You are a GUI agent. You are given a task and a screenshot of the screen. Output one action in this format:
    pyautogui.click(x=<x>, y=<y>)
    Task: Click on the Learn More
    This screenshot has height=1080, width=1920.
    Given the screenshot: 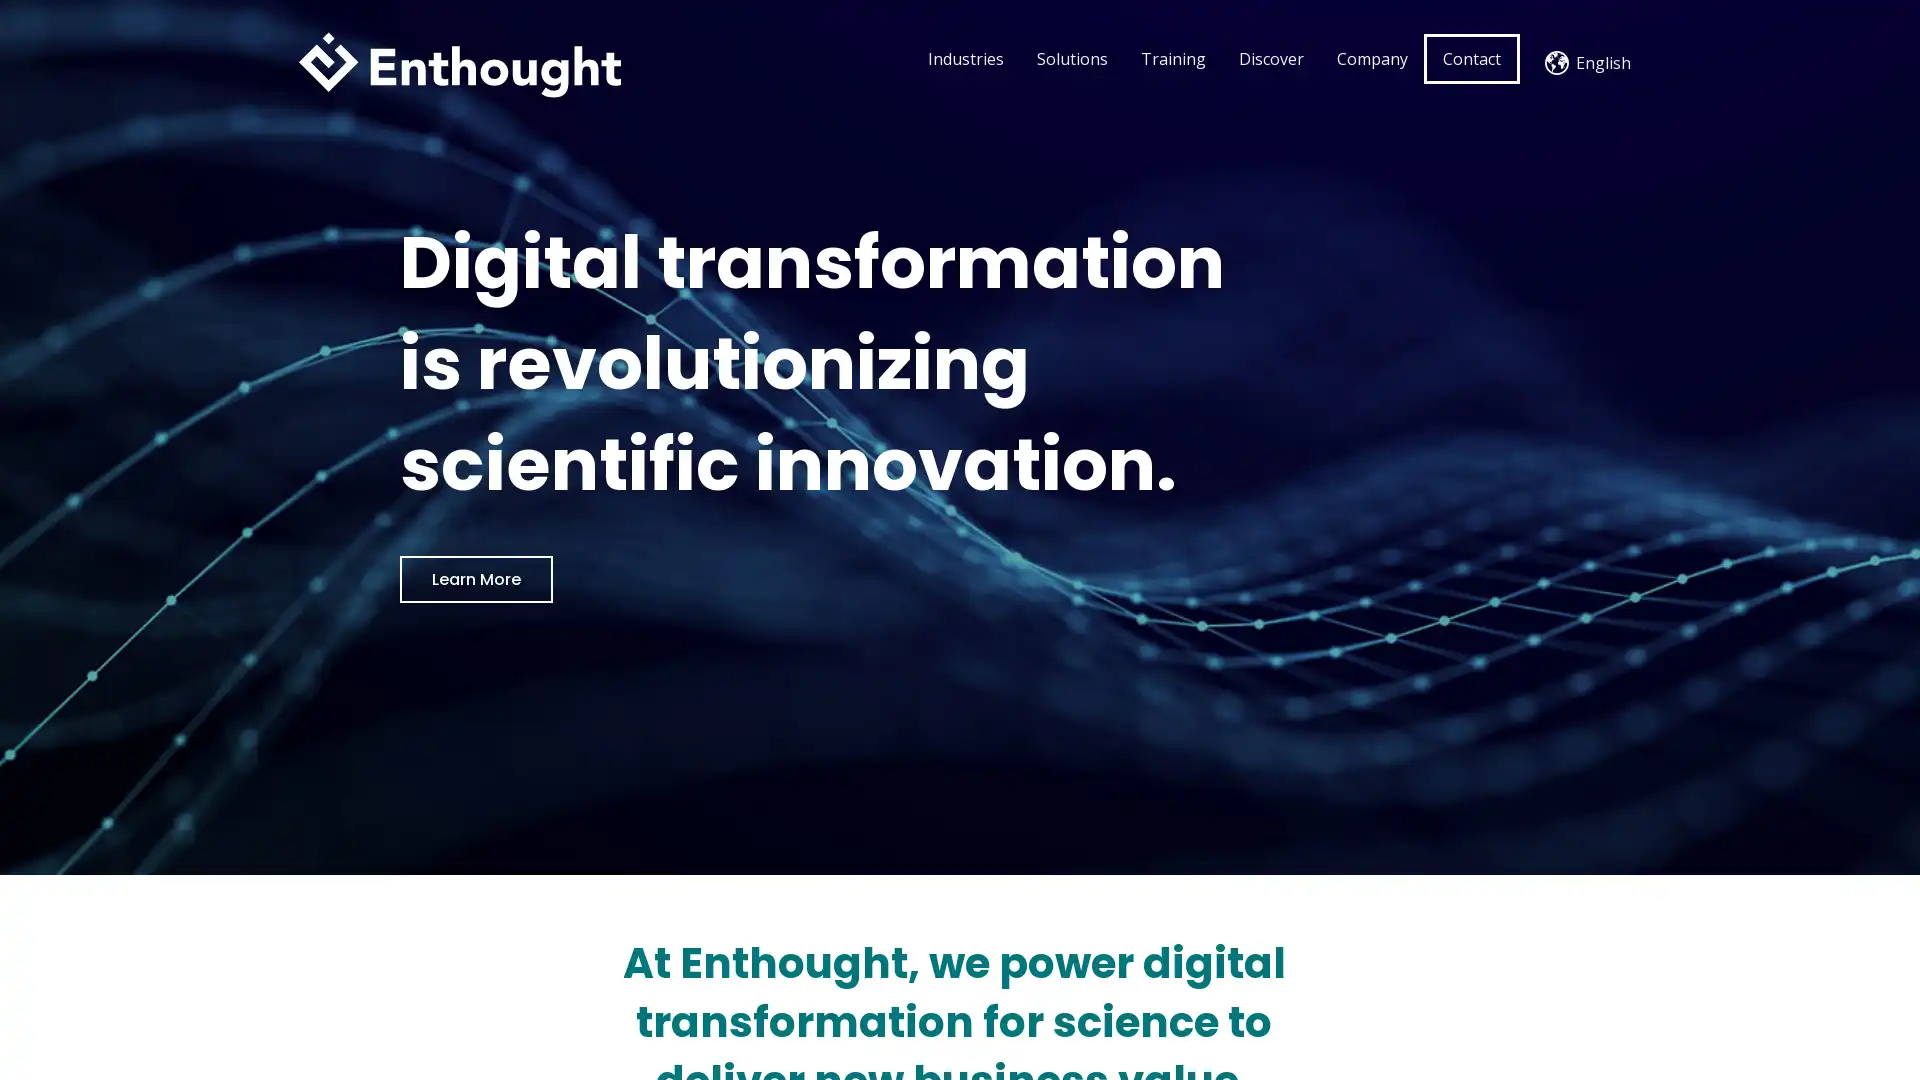 What is the action you would take?
    pyautogui.click(x=475, y=578)
    